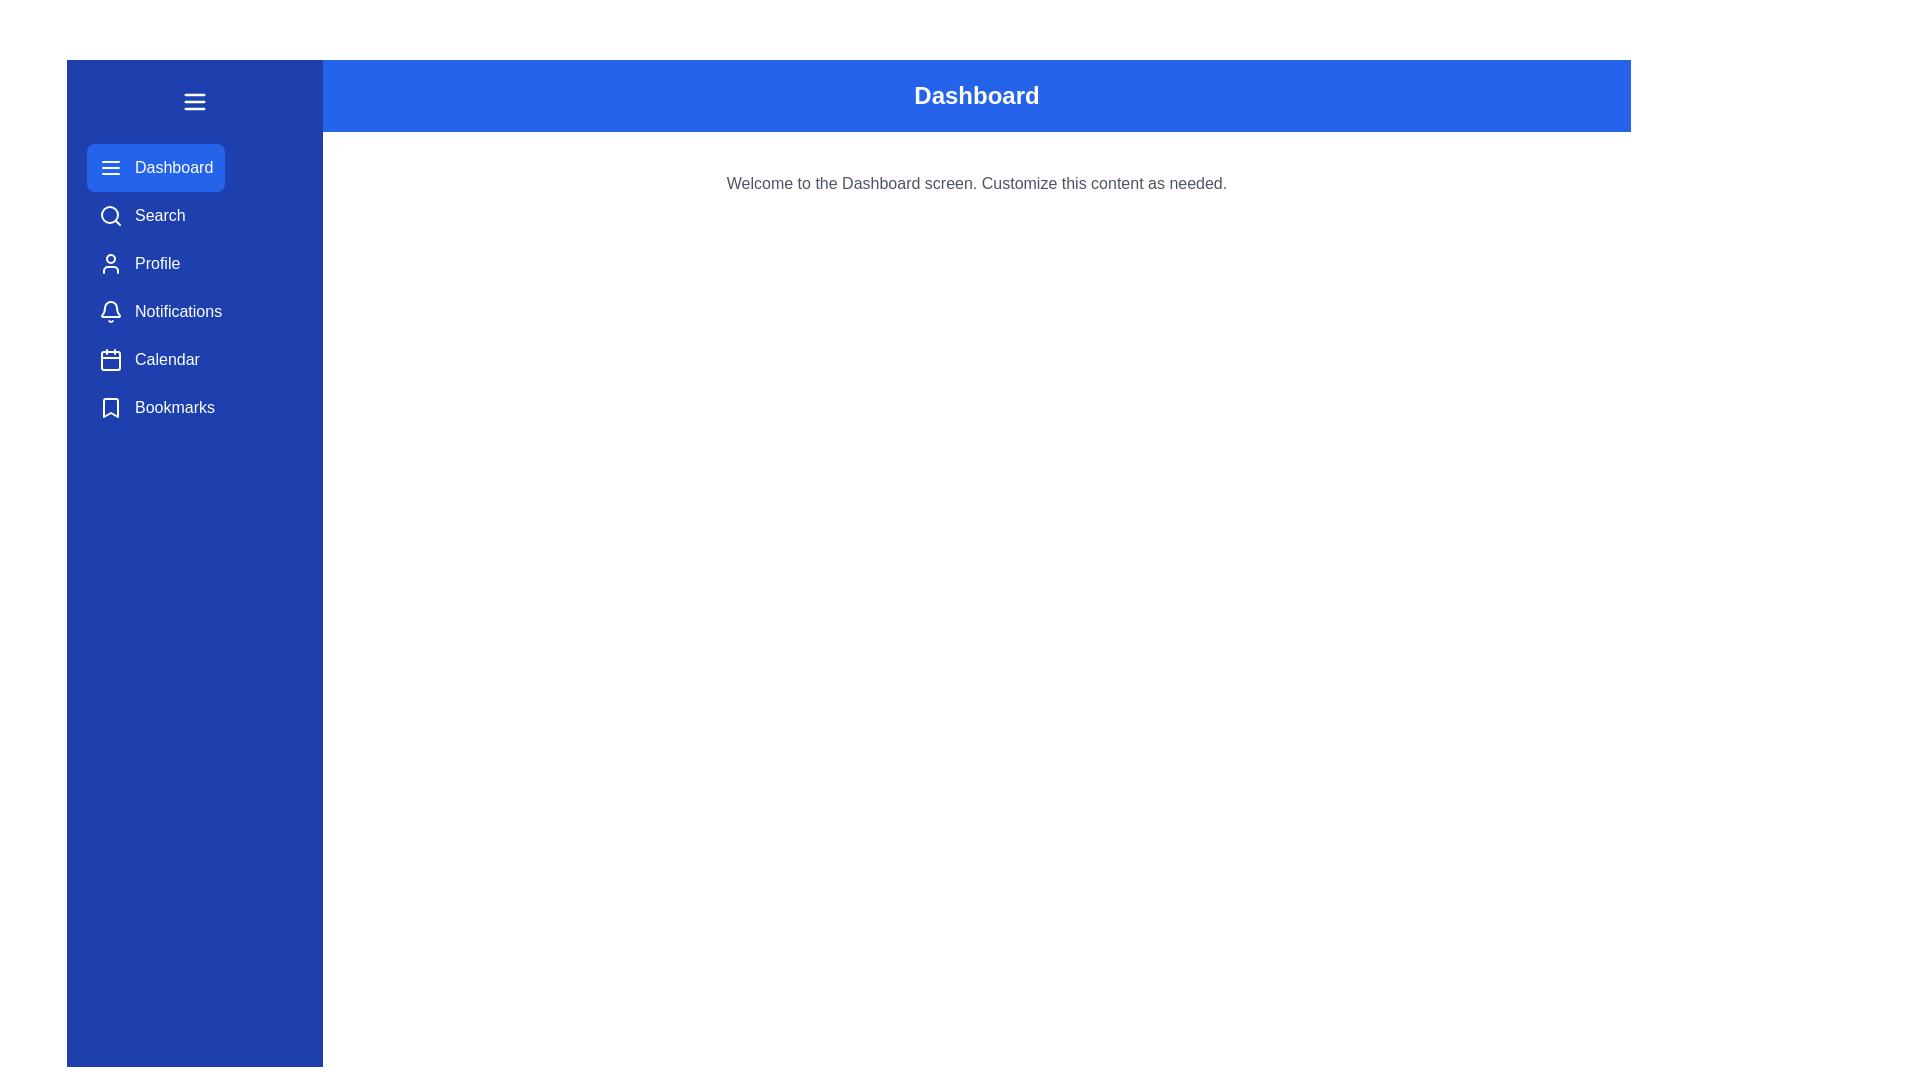 The width and height of the screenshot is (1920, 1080). What do you see at coordinates (175, 407) in the screenshot?
I see `text content of the 'Bookmarks' label located in the sixth position of the vertical navigation menu on the left side of the interface` at bounding box center [175, 407].